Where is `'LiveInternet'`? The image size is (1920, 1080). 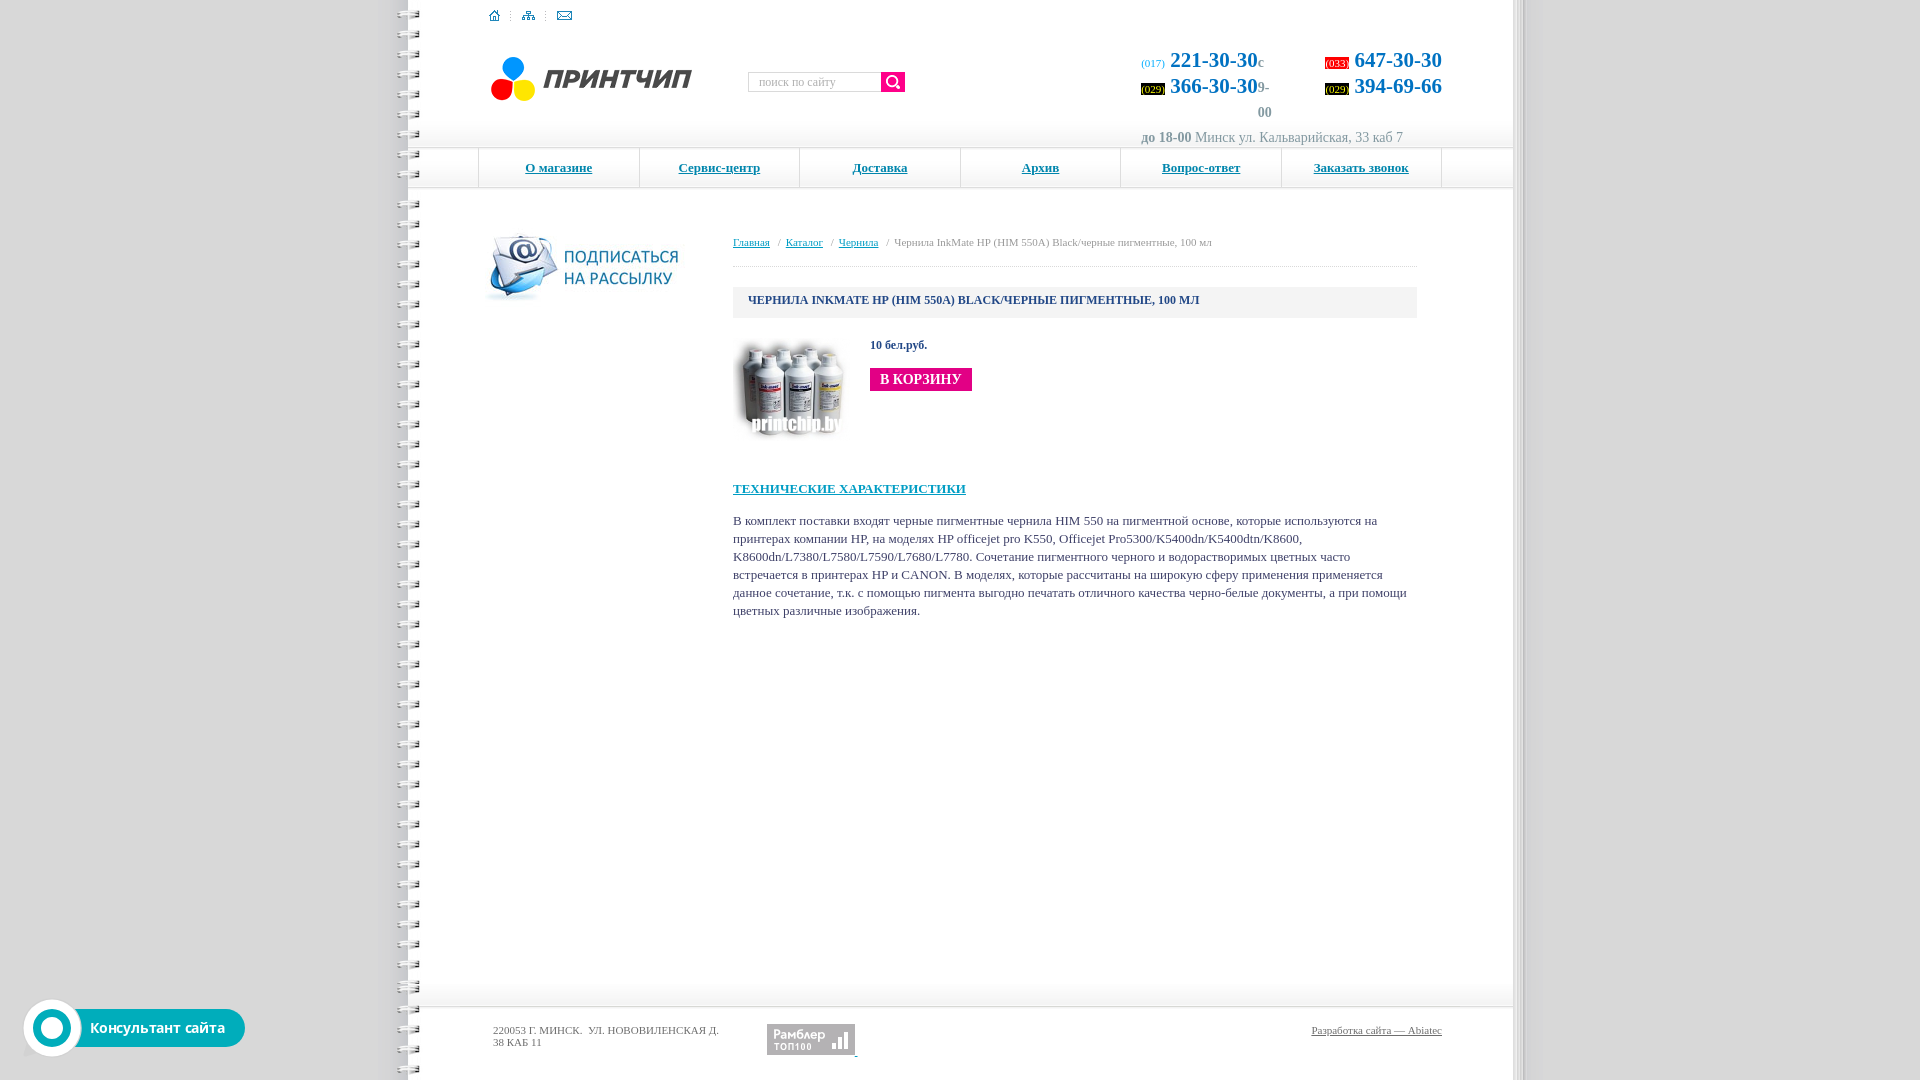 'LiveInternet' is located at coordinates (747, 1038).